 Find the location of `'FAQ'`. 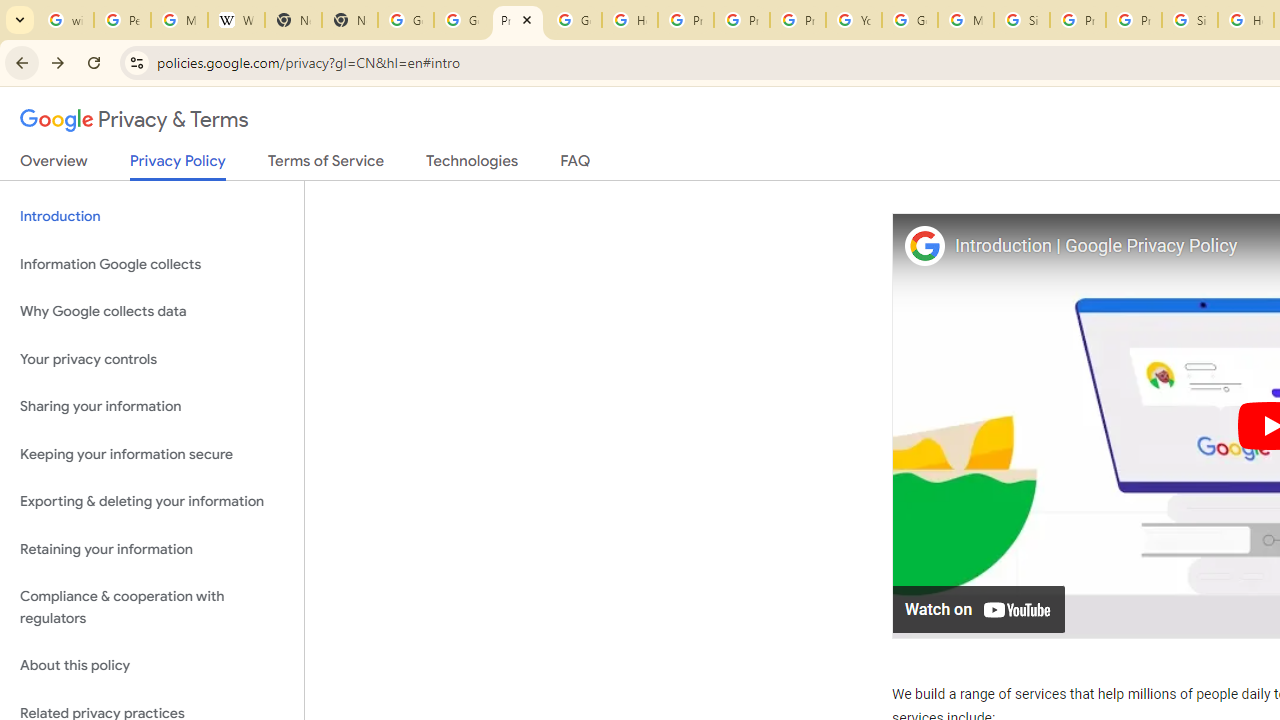

'FAQ' is located at coordinates (575, 164).